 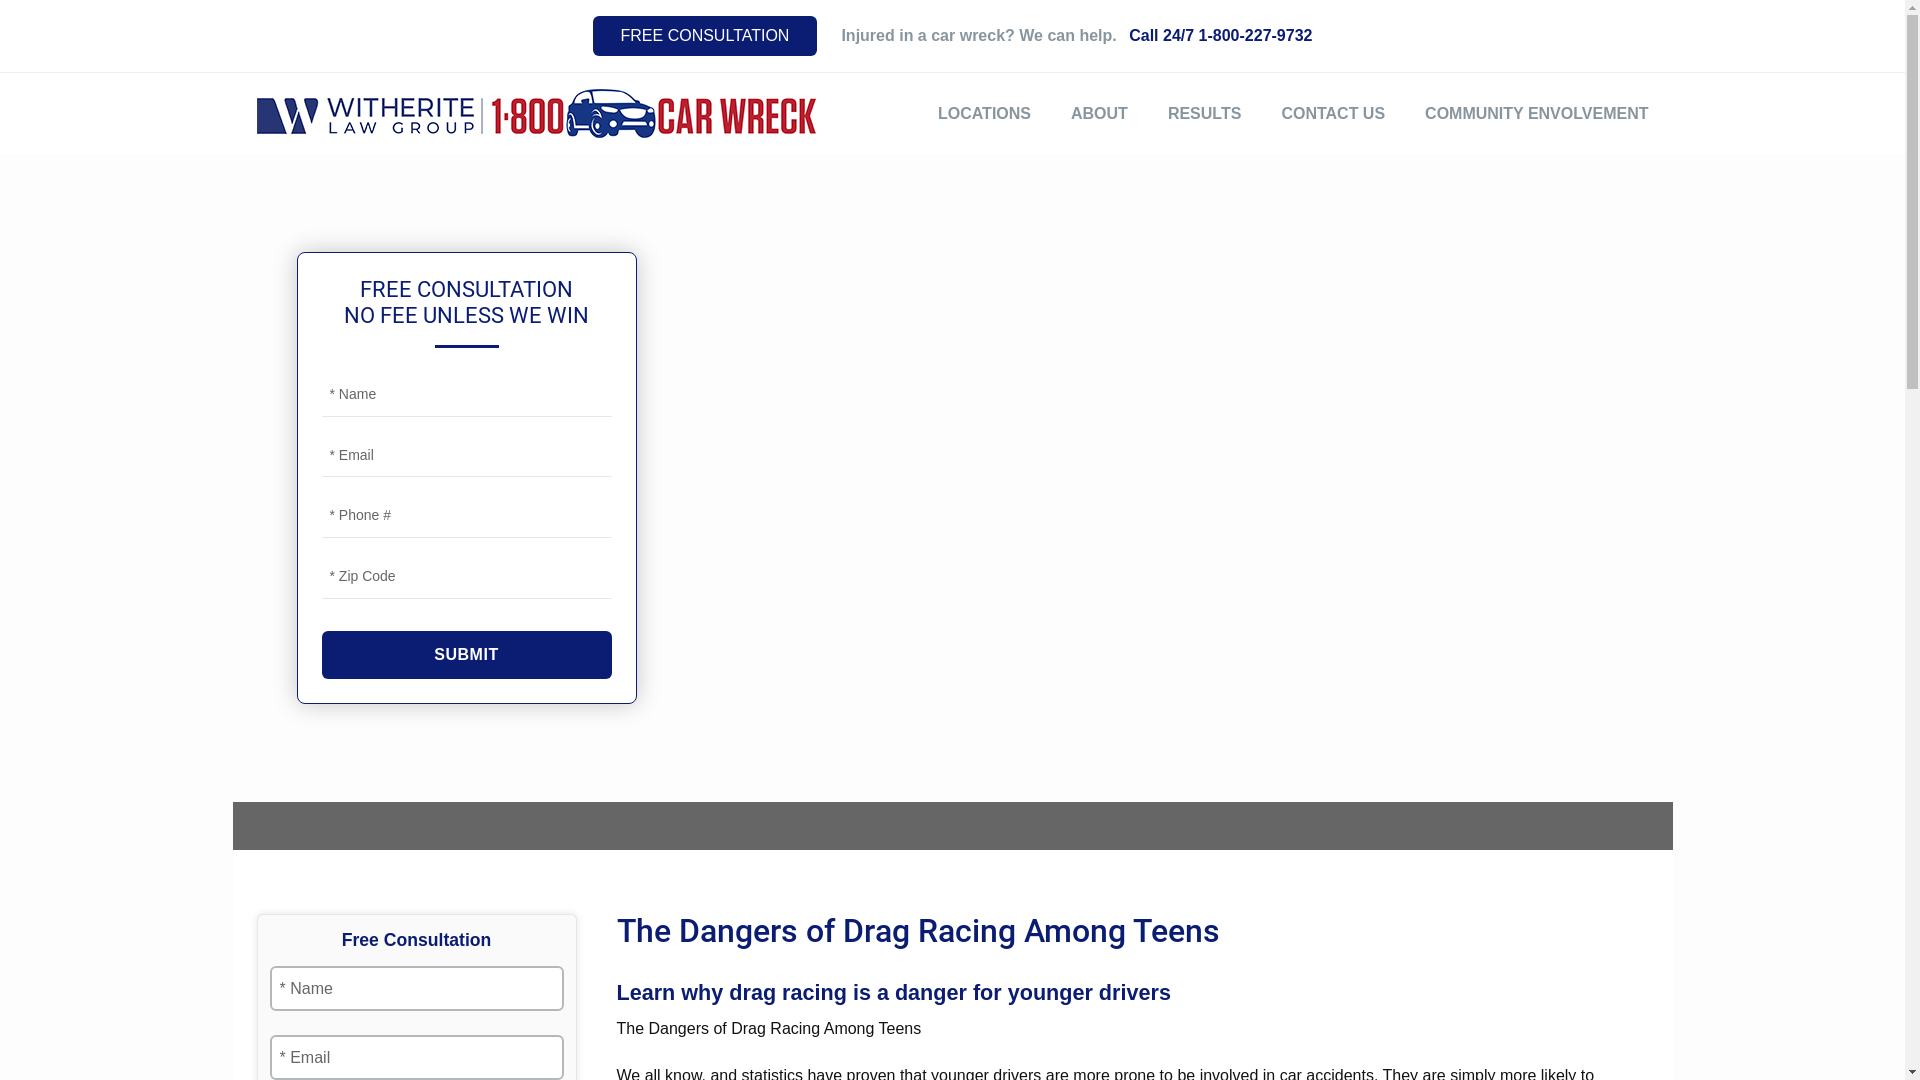 I want to click on 'RESULTS', so click(x=1203, y=114).